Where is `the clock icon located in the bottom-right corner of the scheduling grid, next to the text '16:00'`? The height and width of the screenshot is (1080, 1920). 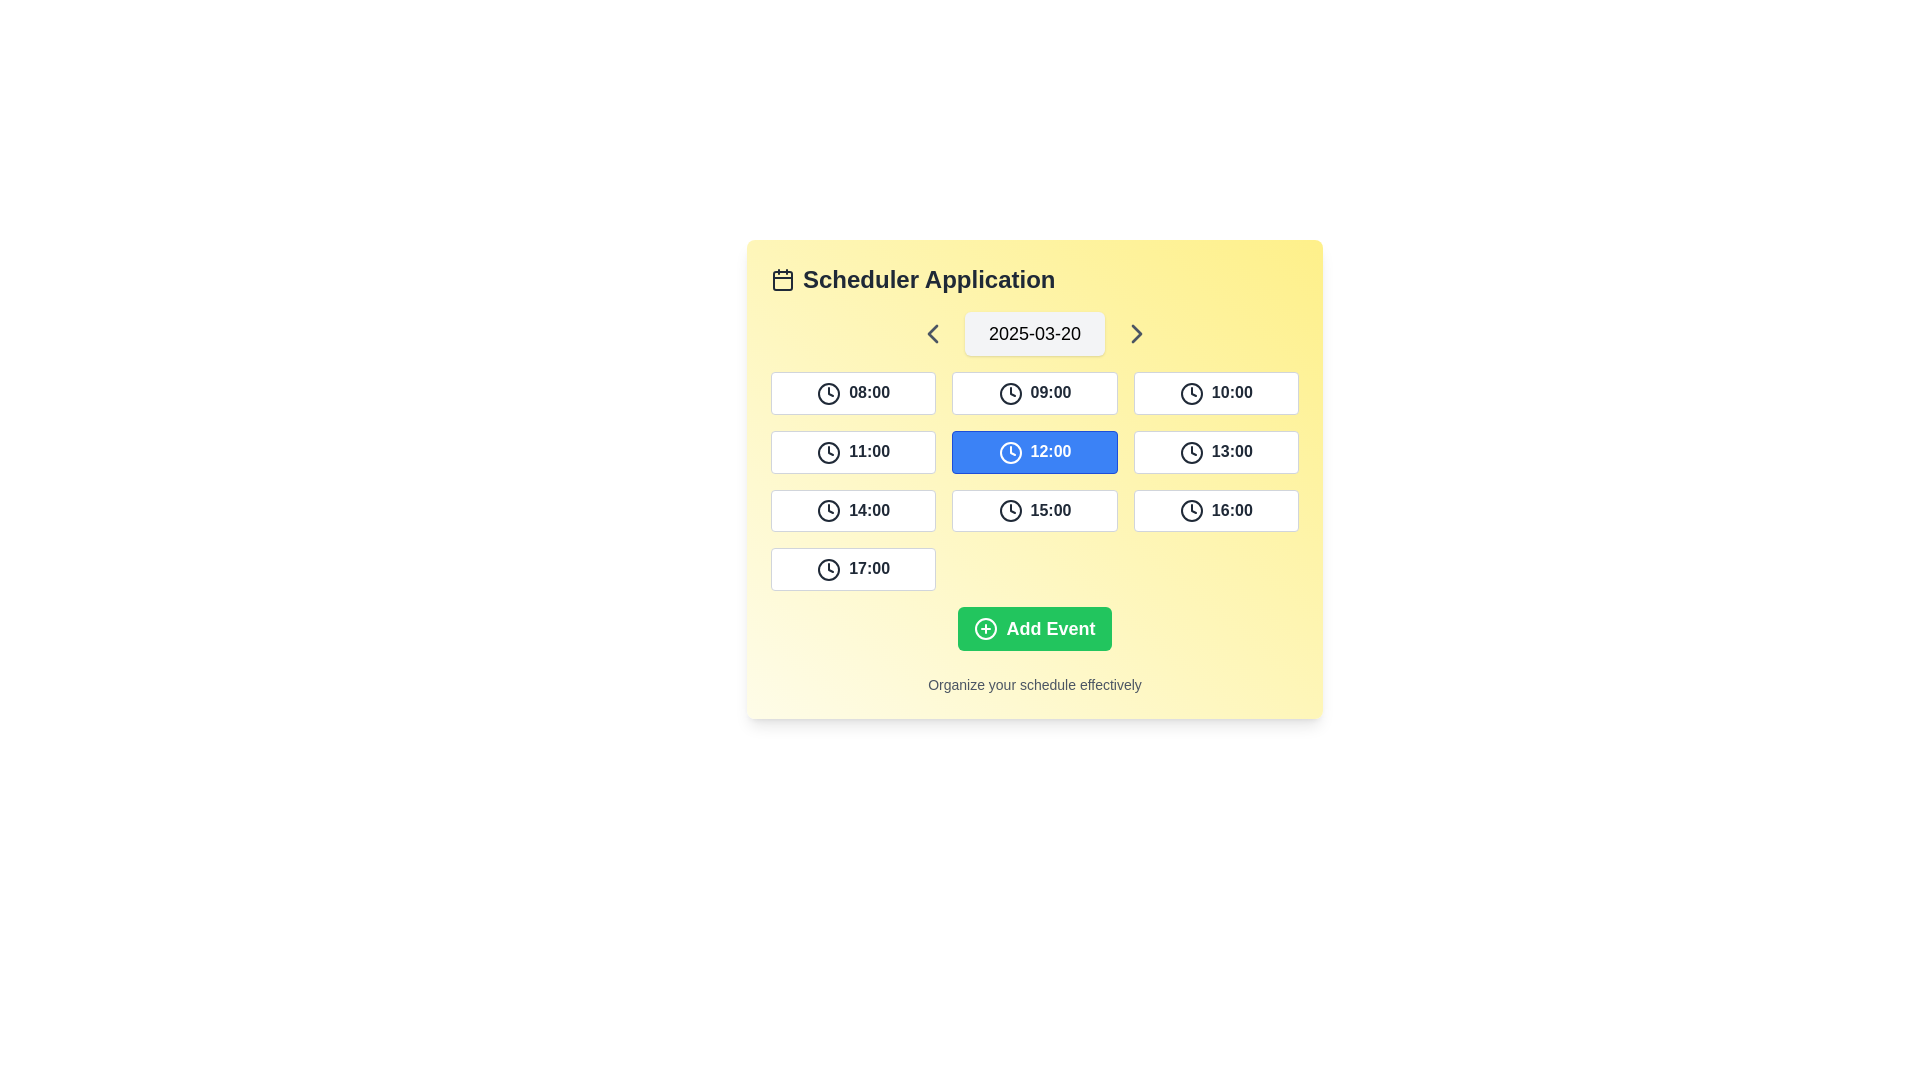 the clock icon located in the bottom-right corner of the scheduling grid, next to the text '16:00' is located at coordinates (1191, 510).